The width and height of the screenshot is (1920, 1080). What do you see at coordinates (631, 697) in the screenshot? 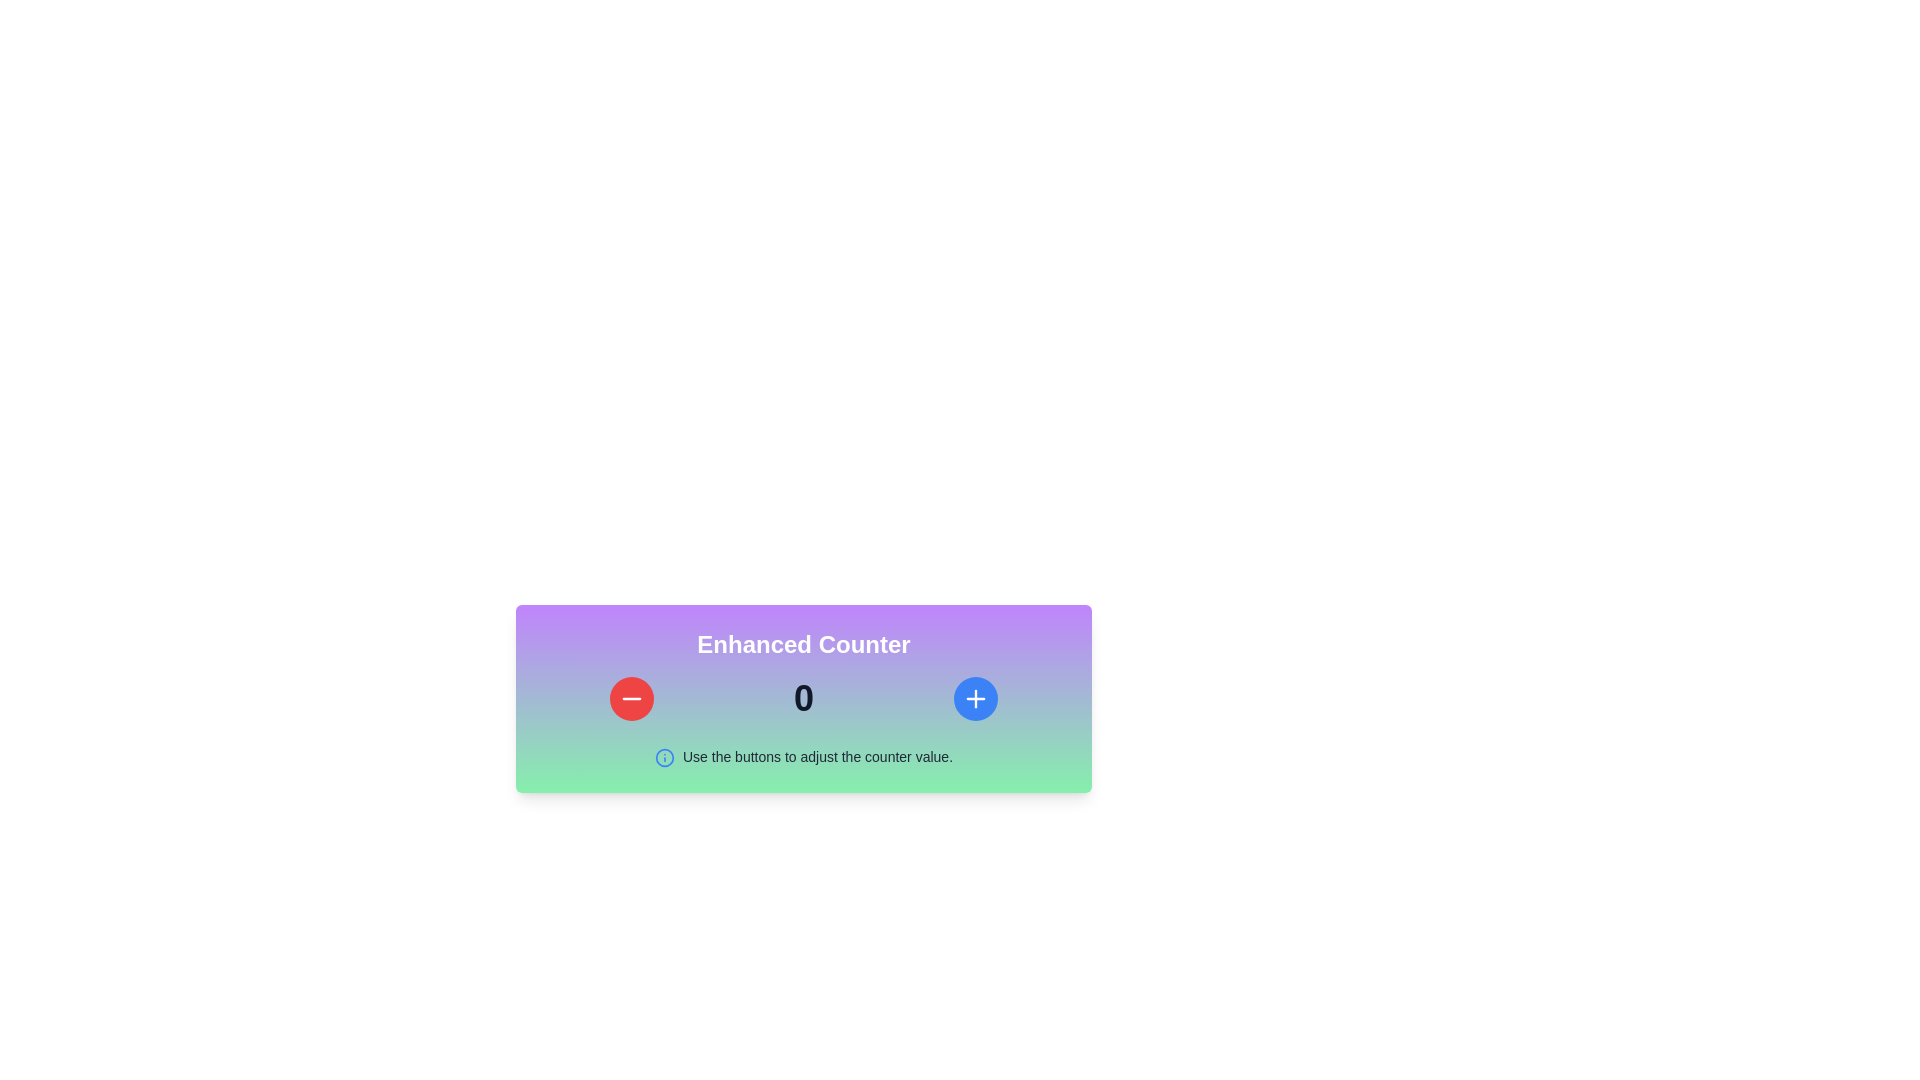
I see `the Minus Sign icon, which is a red circular button located to the left of the text '0' on the control panel, to decrement the counter value` at bounding box center [631, 697].